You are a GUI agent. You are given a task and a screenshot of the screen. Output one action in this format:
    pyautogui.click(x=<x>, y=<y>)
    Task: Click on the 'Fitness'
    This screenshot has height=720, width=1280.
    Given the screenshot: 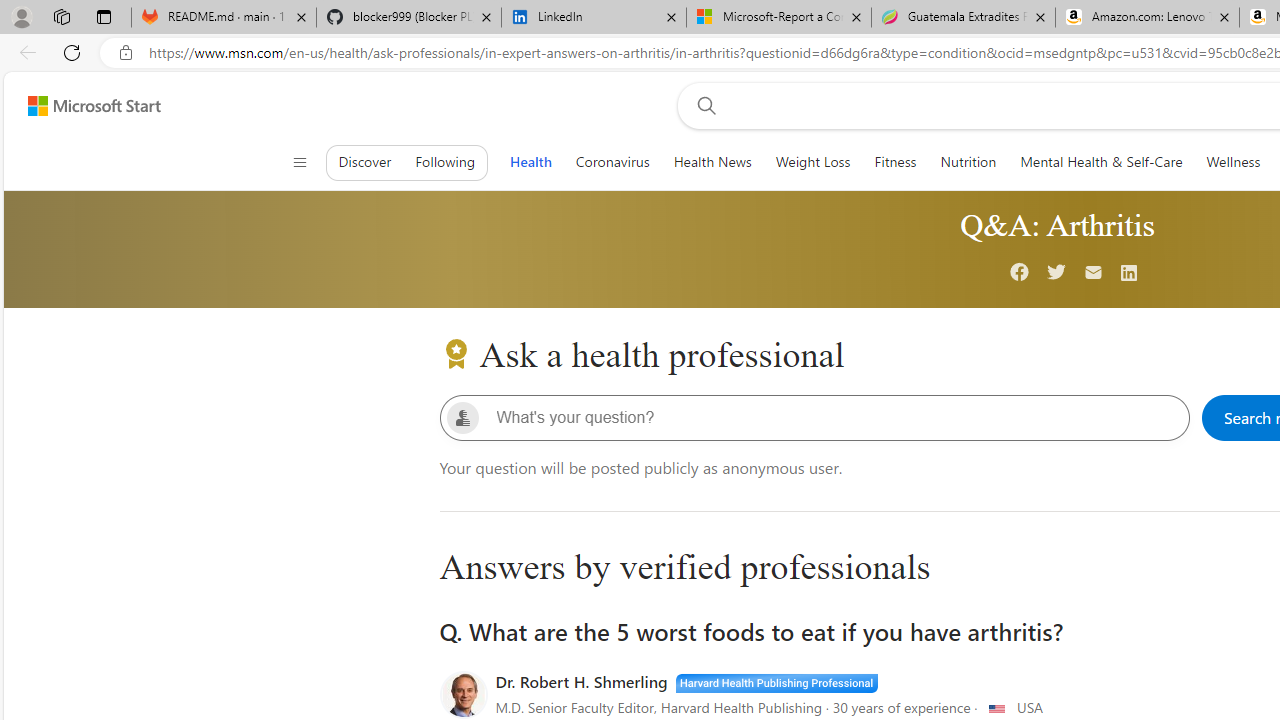 What is the action you would take?
    pyautogui.click(x=894, y=161)
    